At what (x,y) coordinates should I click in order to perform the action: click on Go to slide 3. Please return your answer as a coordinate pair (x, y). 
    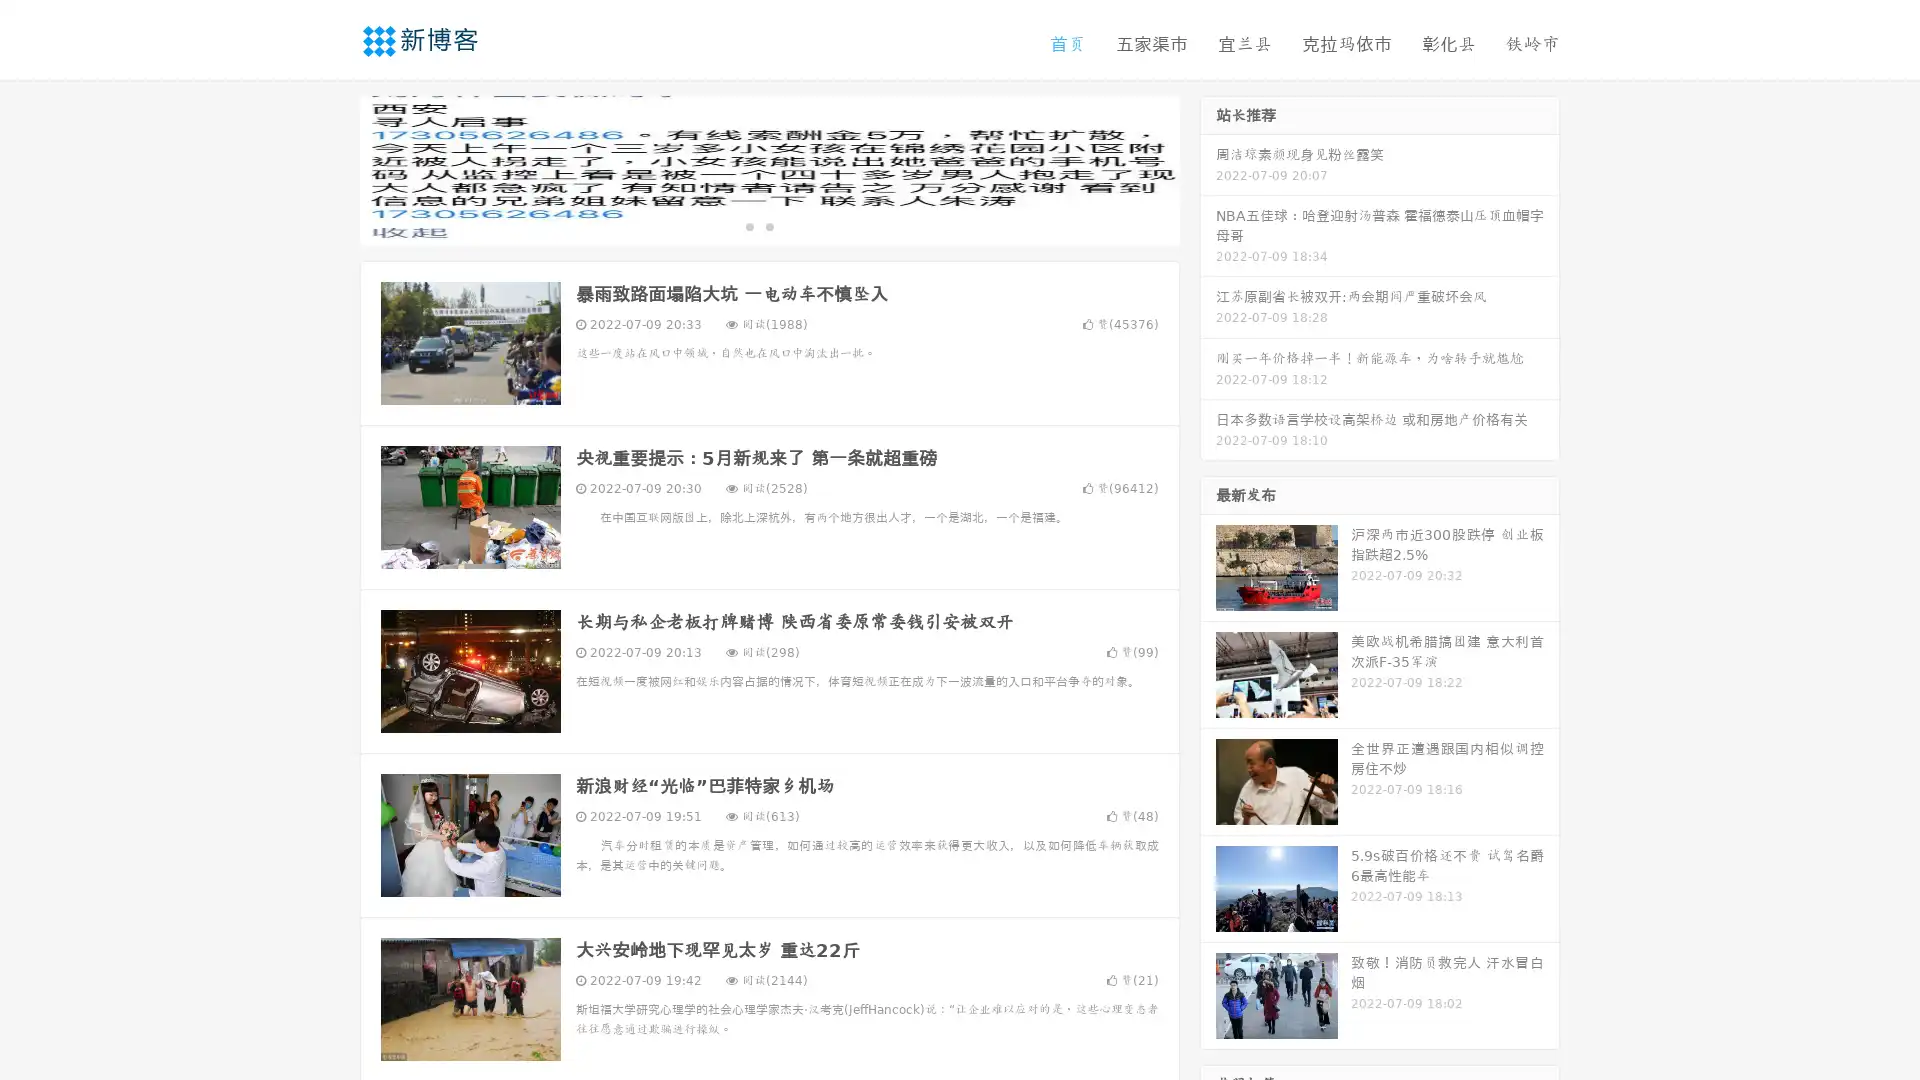
    Looking at the image, I should click on (789, 225).